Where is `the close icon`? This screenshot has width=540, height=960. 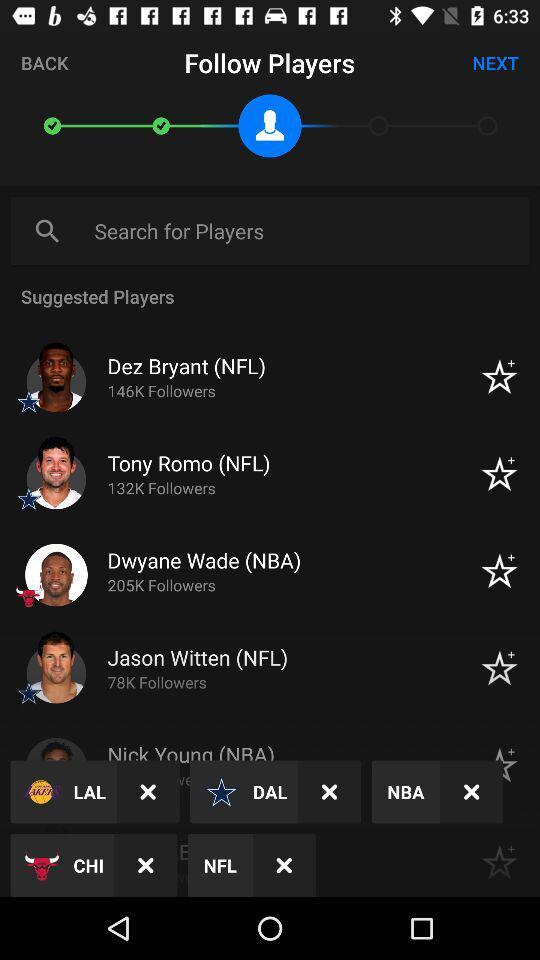 the close icon is located at coordinates (283, 864).